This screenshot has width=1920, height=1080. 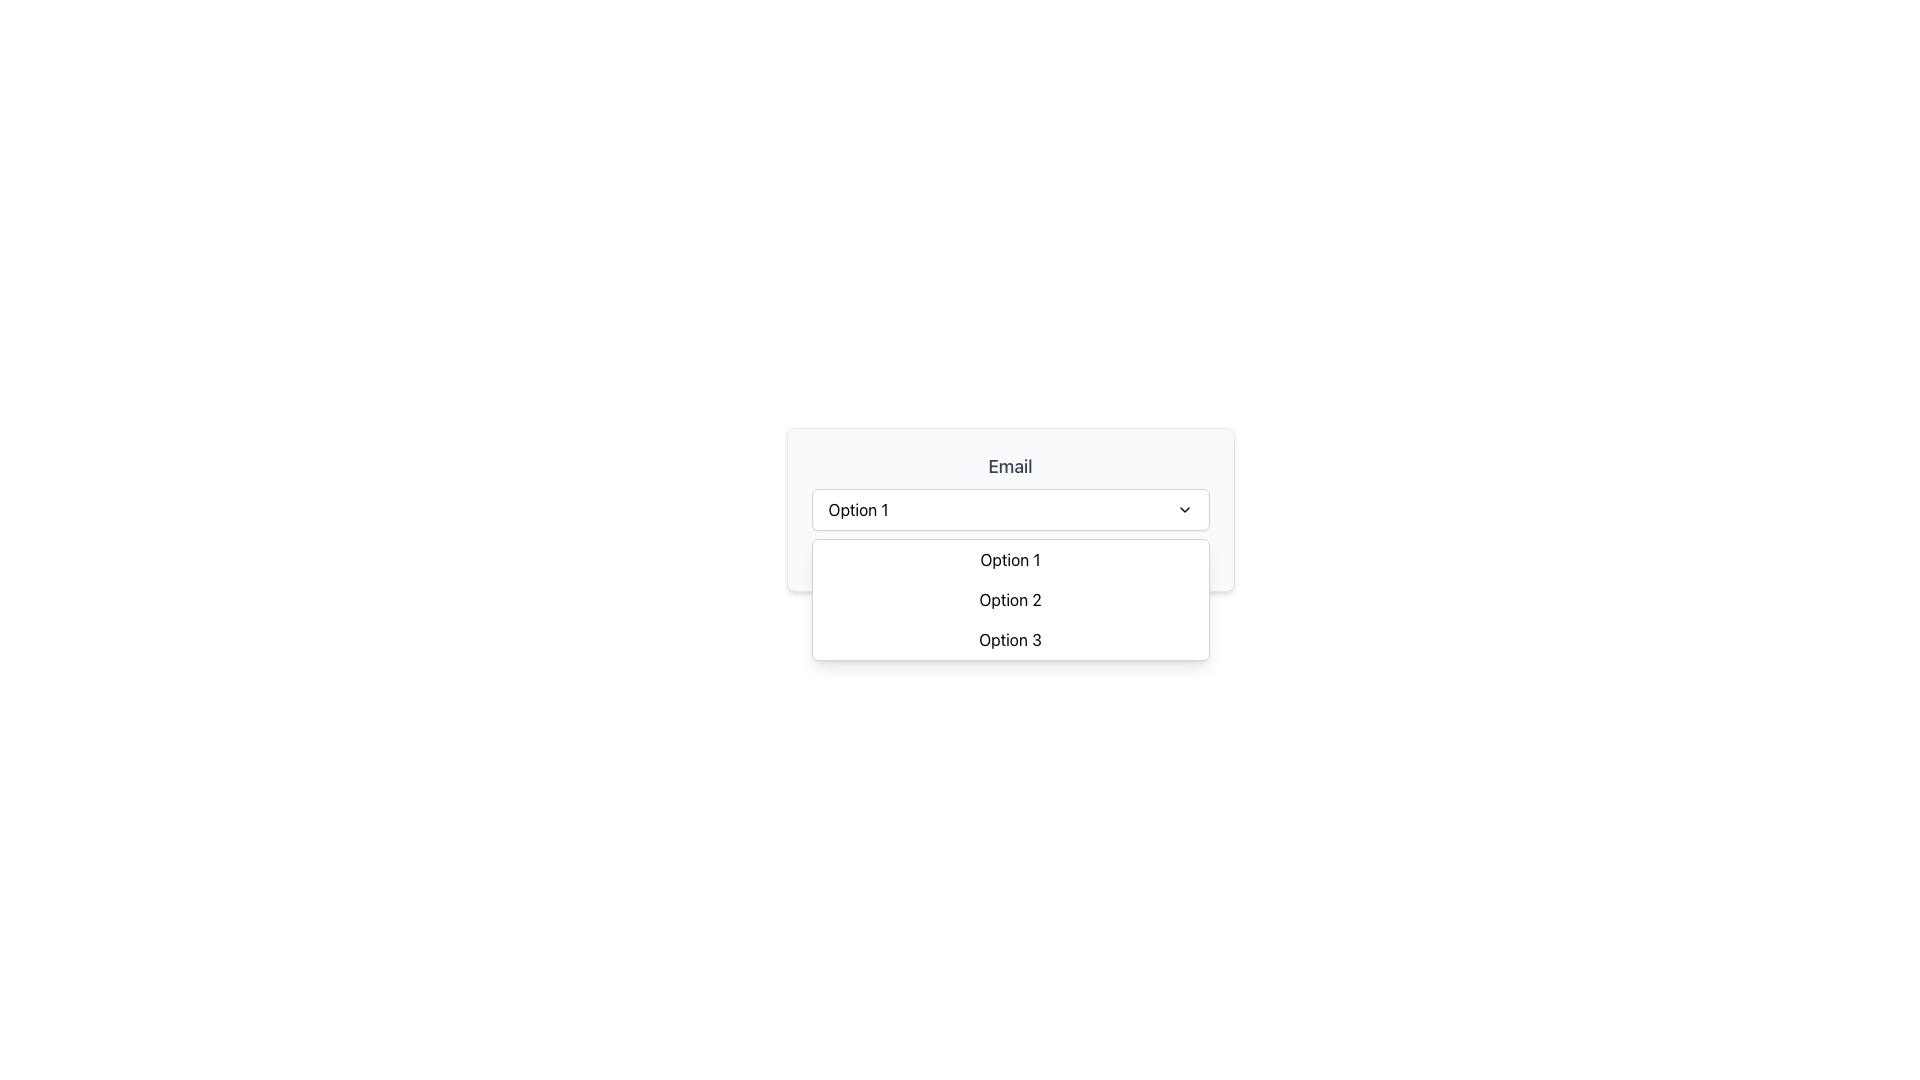 What do you see at coordinates (1041, 556) in the screenshot?
I see `the first selectable option in the dropdown menu labeled 'Option 1'` at bounding box center [1041, 556].